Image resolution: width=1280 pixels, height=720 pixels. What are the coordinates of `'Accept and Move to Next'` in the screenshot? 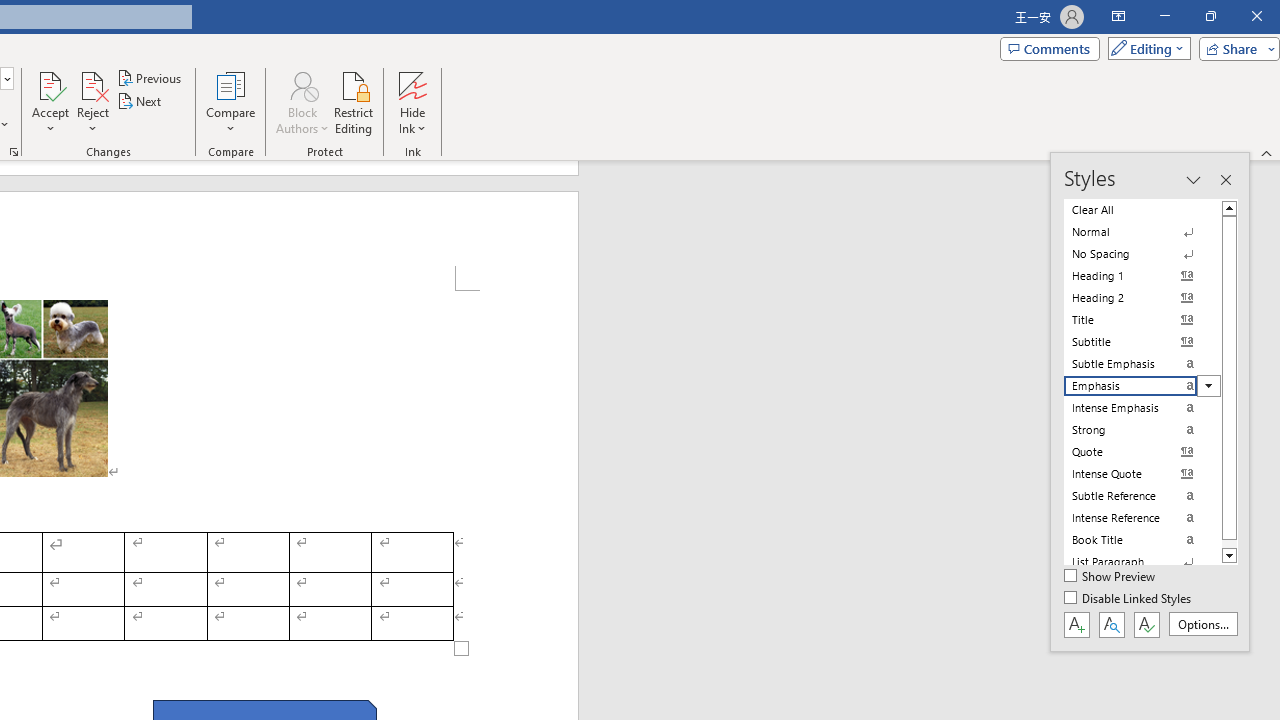 It's located at (50, 84).